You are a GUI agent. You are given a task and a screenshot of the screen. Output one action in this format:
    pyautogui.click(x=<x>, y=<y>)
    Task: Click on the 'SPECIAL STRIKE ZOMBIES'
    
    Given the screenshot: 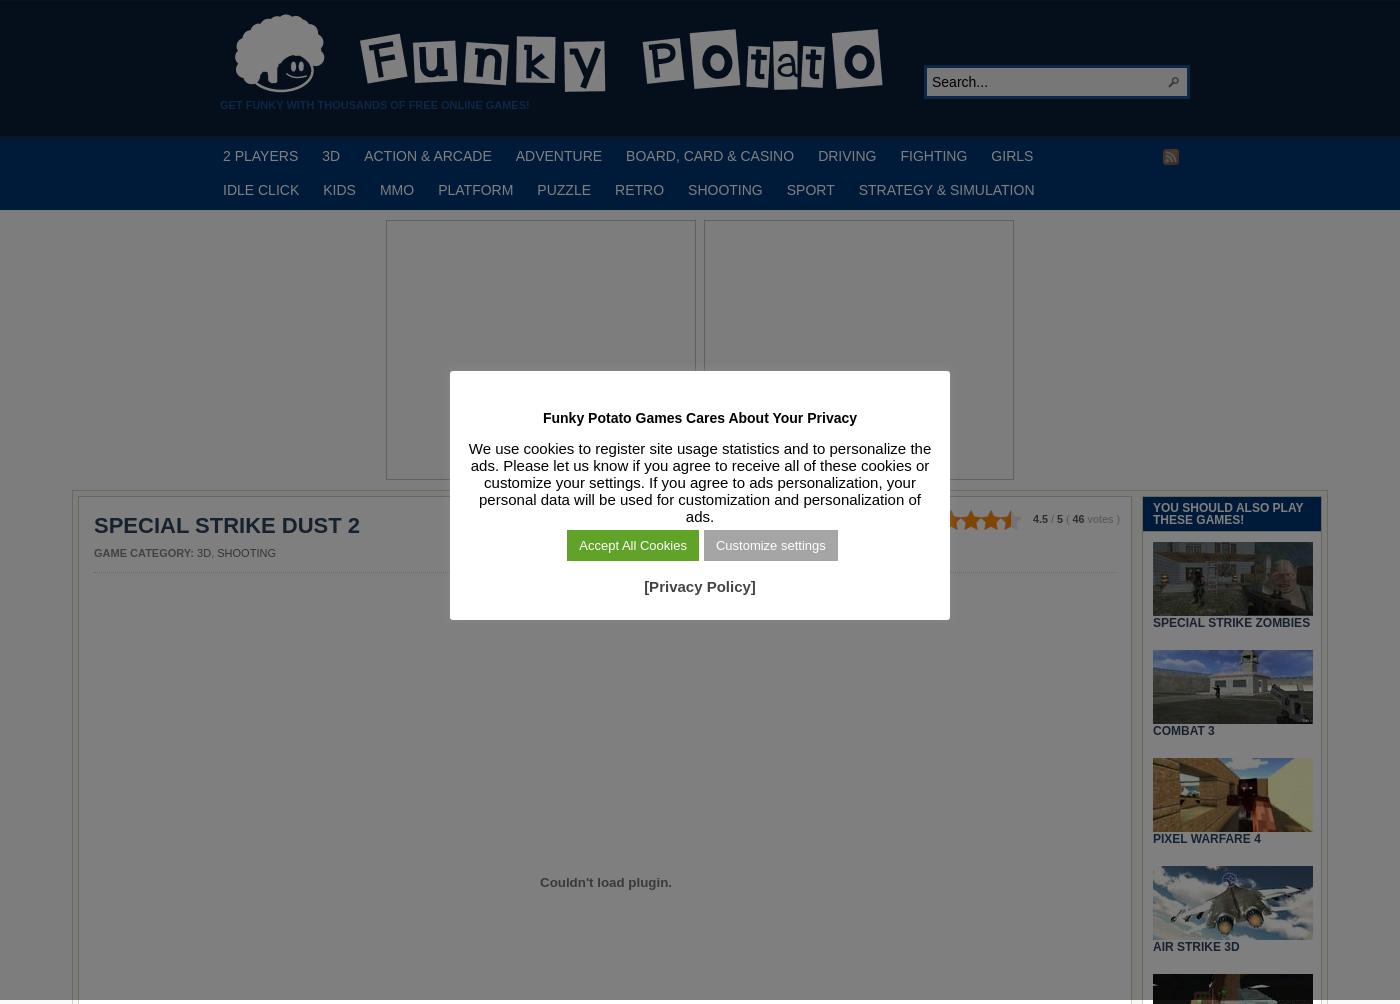 What is the action you would take?
    pyautogui.click(x=1231, y=621)
    